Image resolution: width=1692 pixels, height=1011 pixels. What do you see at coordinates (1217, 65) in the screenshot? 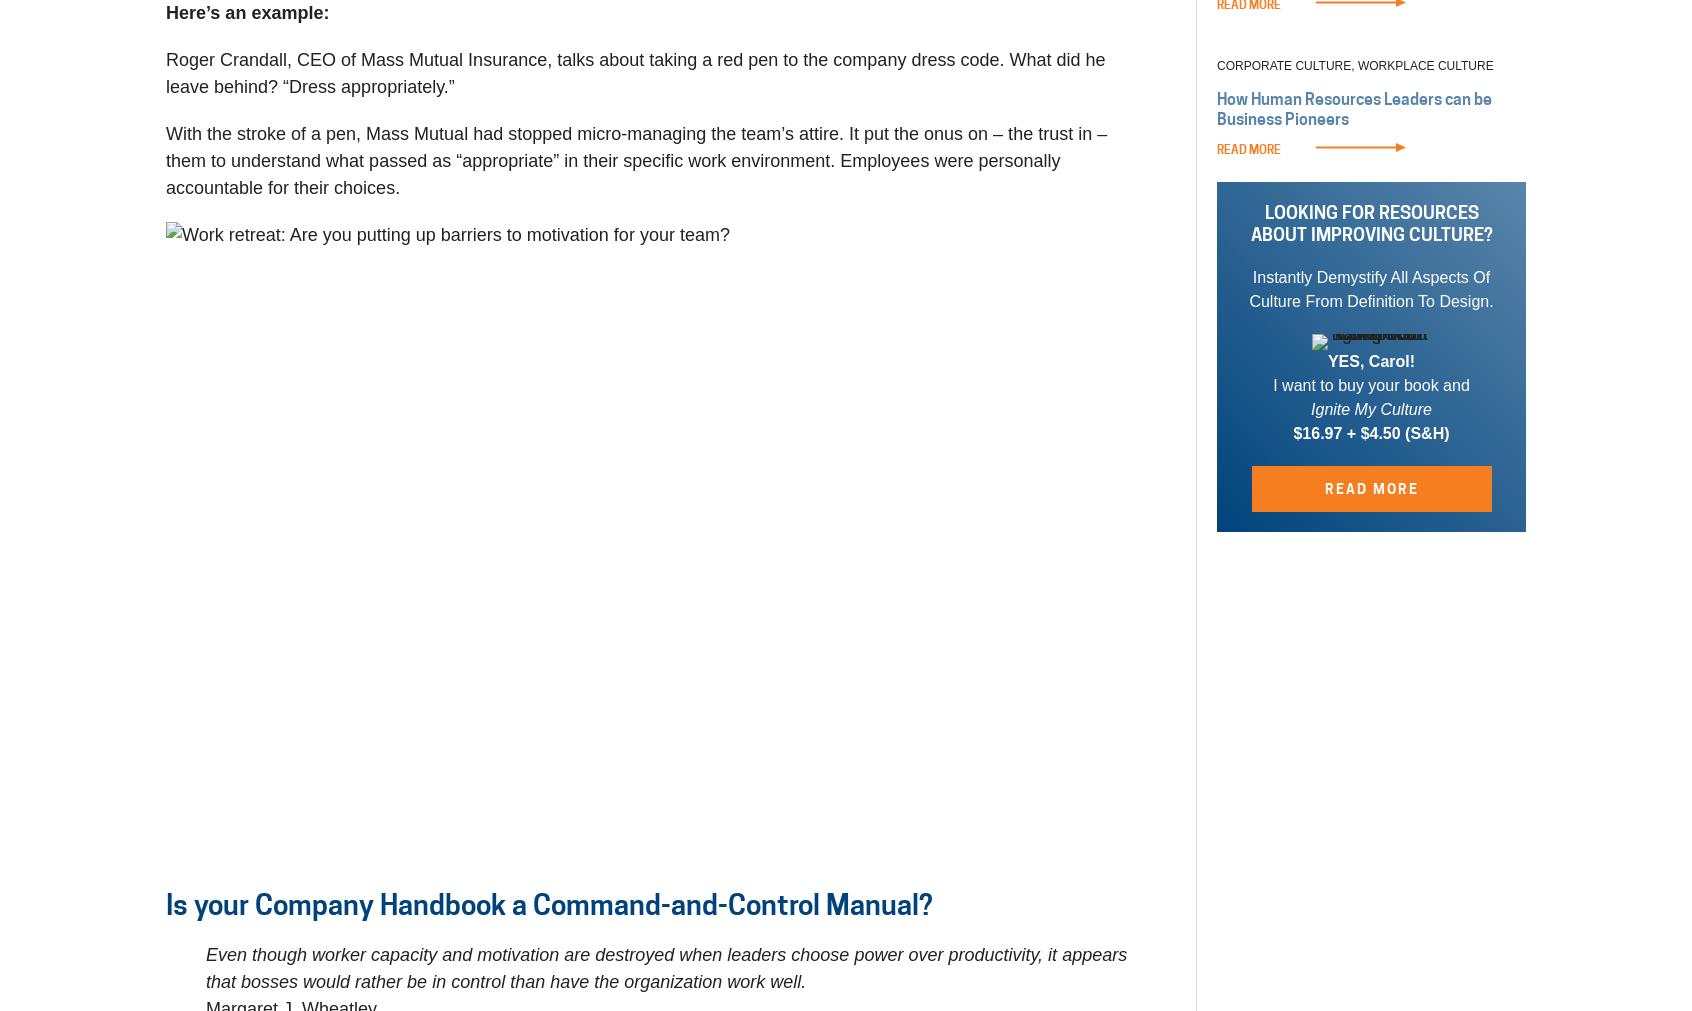
I see `'Corporate Culture'` at bounding box center [1217, 65].